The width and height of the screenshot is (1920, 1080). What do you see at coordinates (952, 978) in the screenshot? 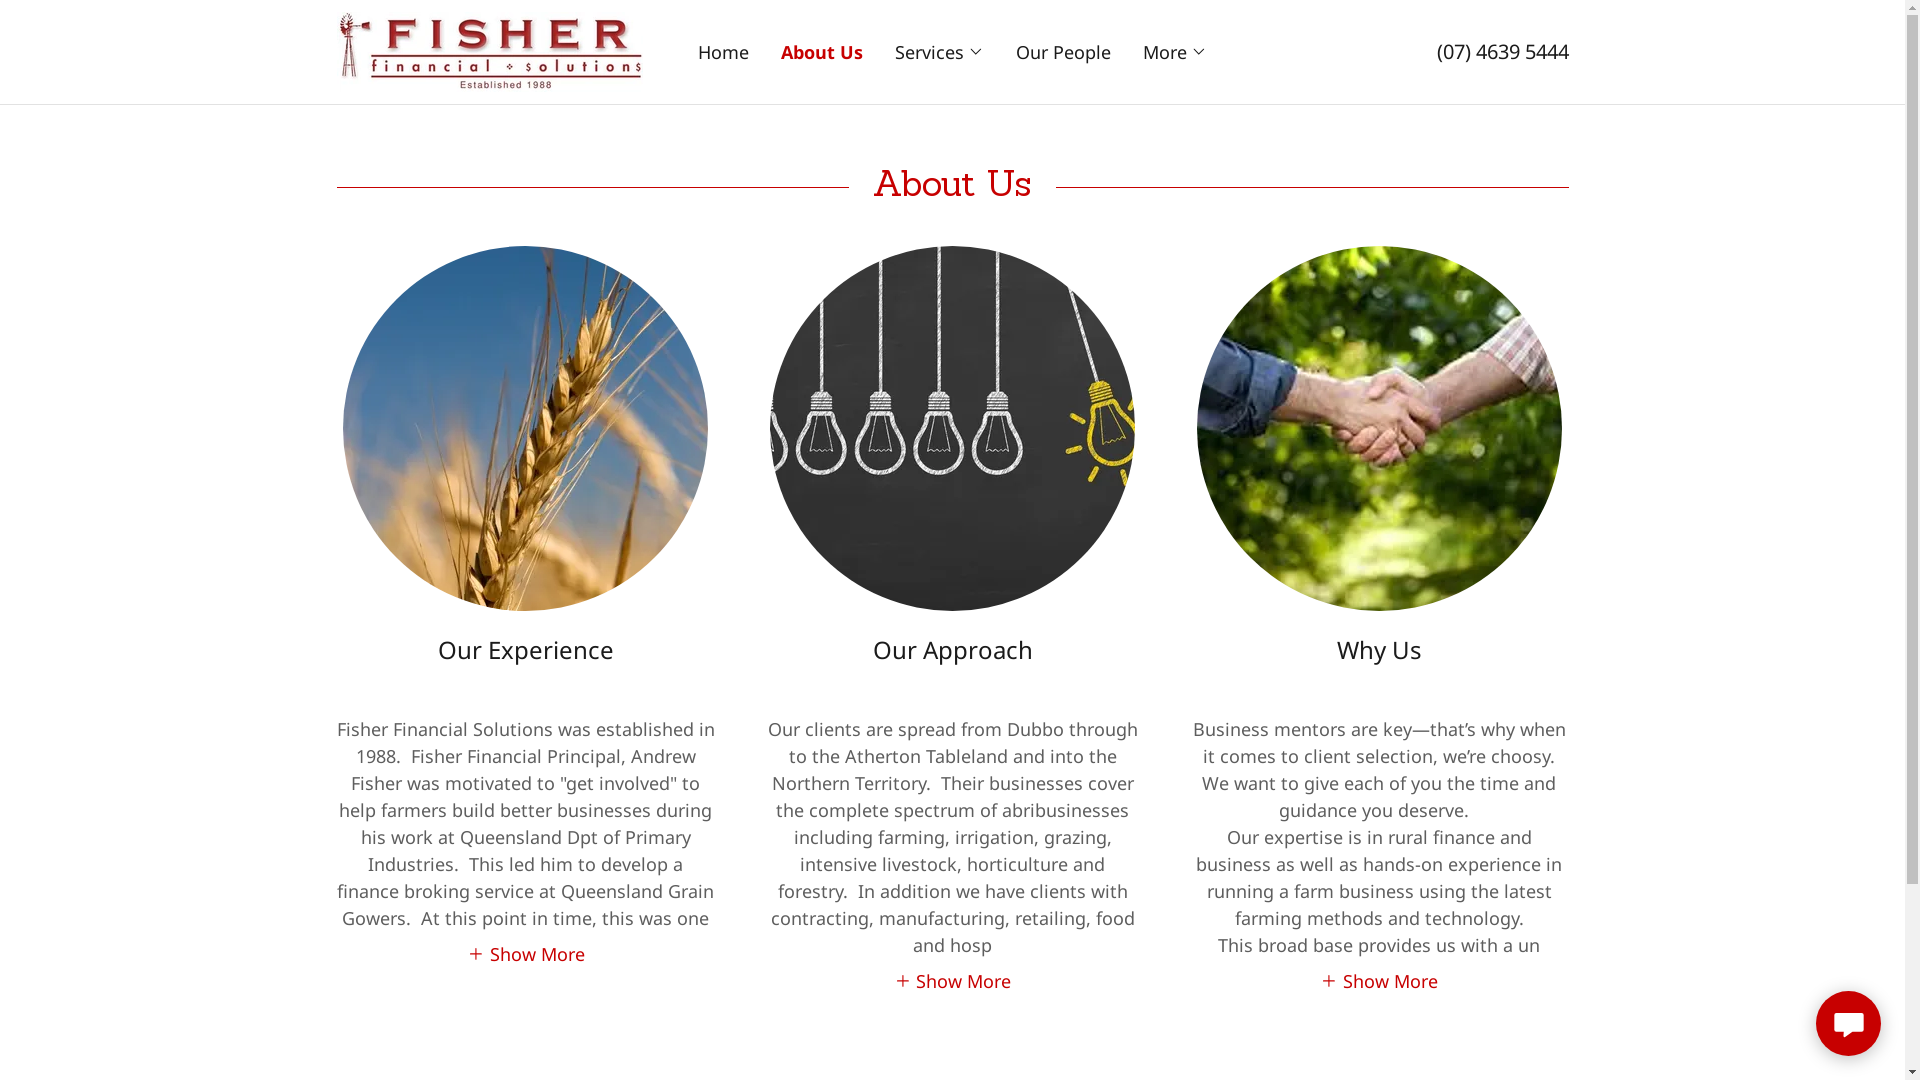
I see `'Show More'` at bounding box center [952, 978].